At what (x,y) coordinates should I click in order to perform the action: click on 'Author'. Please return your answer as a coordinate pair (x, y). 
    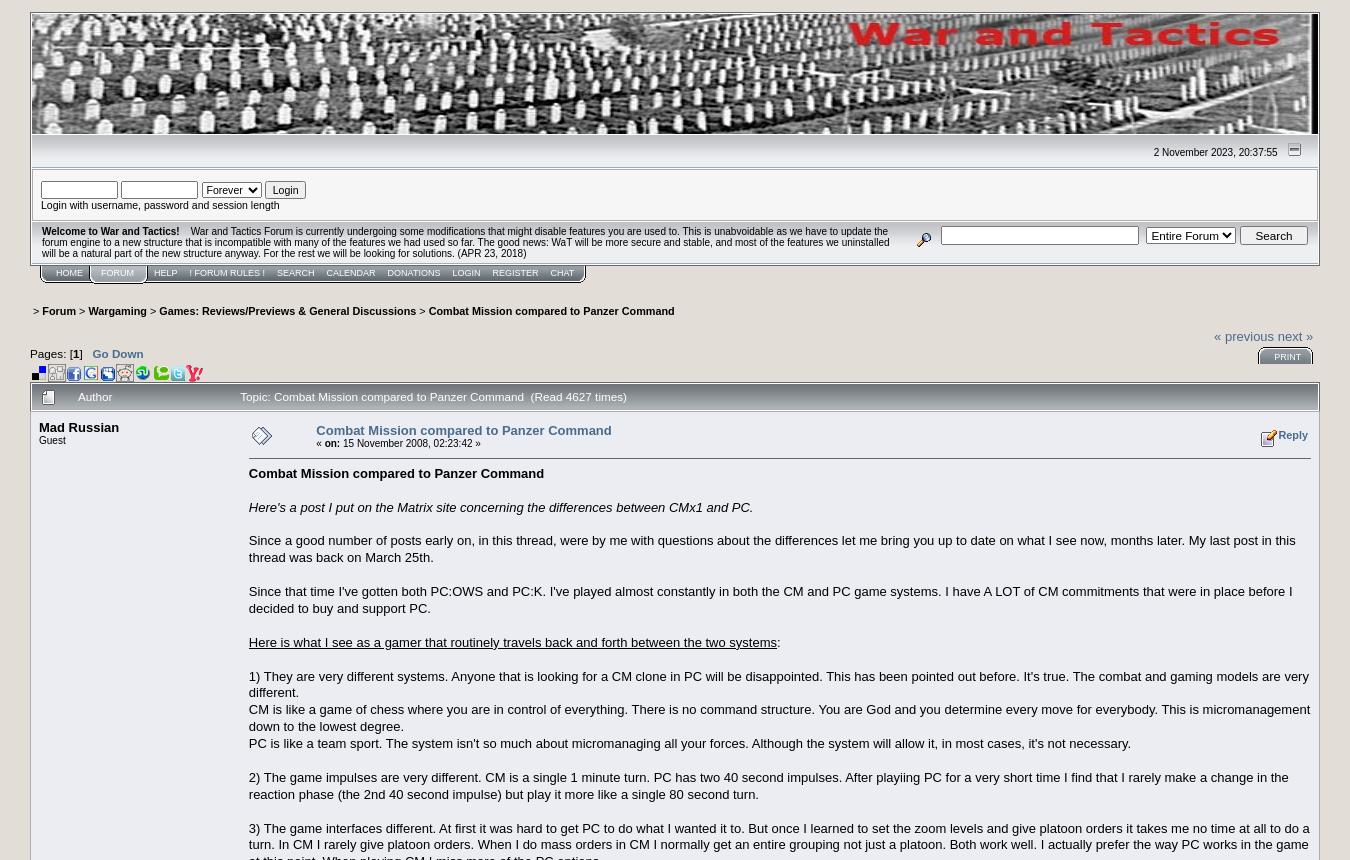
    Looking at the image, I should click on (94, 395).